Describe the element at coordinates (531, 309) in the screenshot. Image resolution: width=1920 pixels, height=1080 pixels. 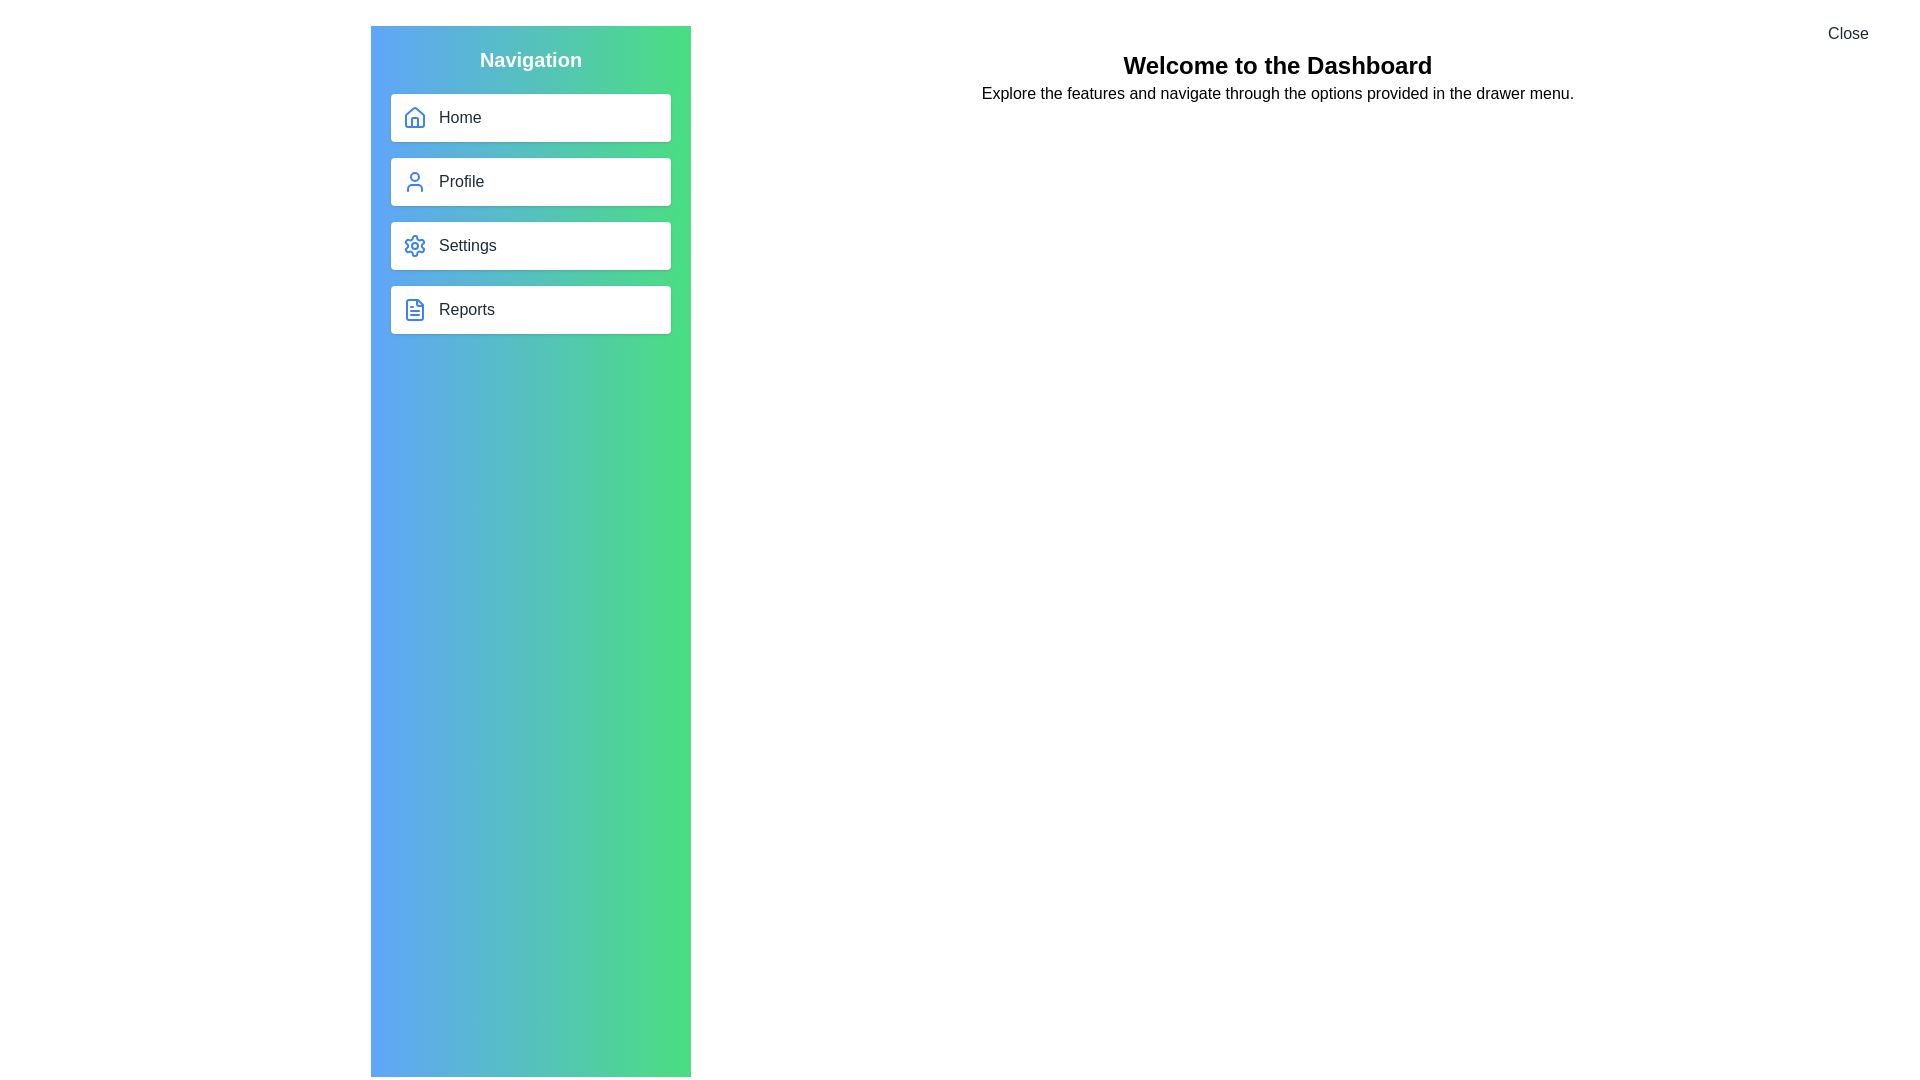
I see `the navigation button labeled Reports` at that location.